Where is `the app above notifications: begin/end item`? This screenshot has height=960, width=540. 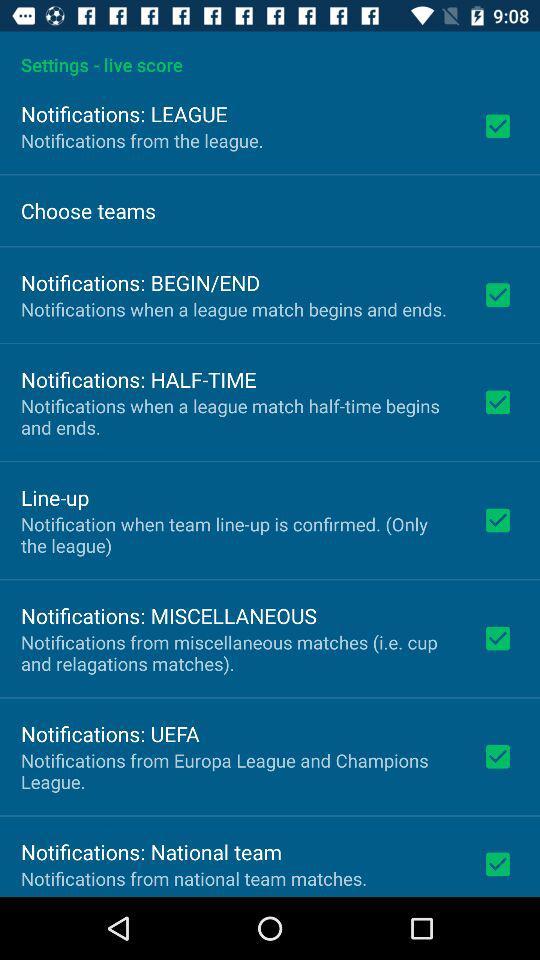
the app above notifications: begin/end item is located at coordinates (87, 210).